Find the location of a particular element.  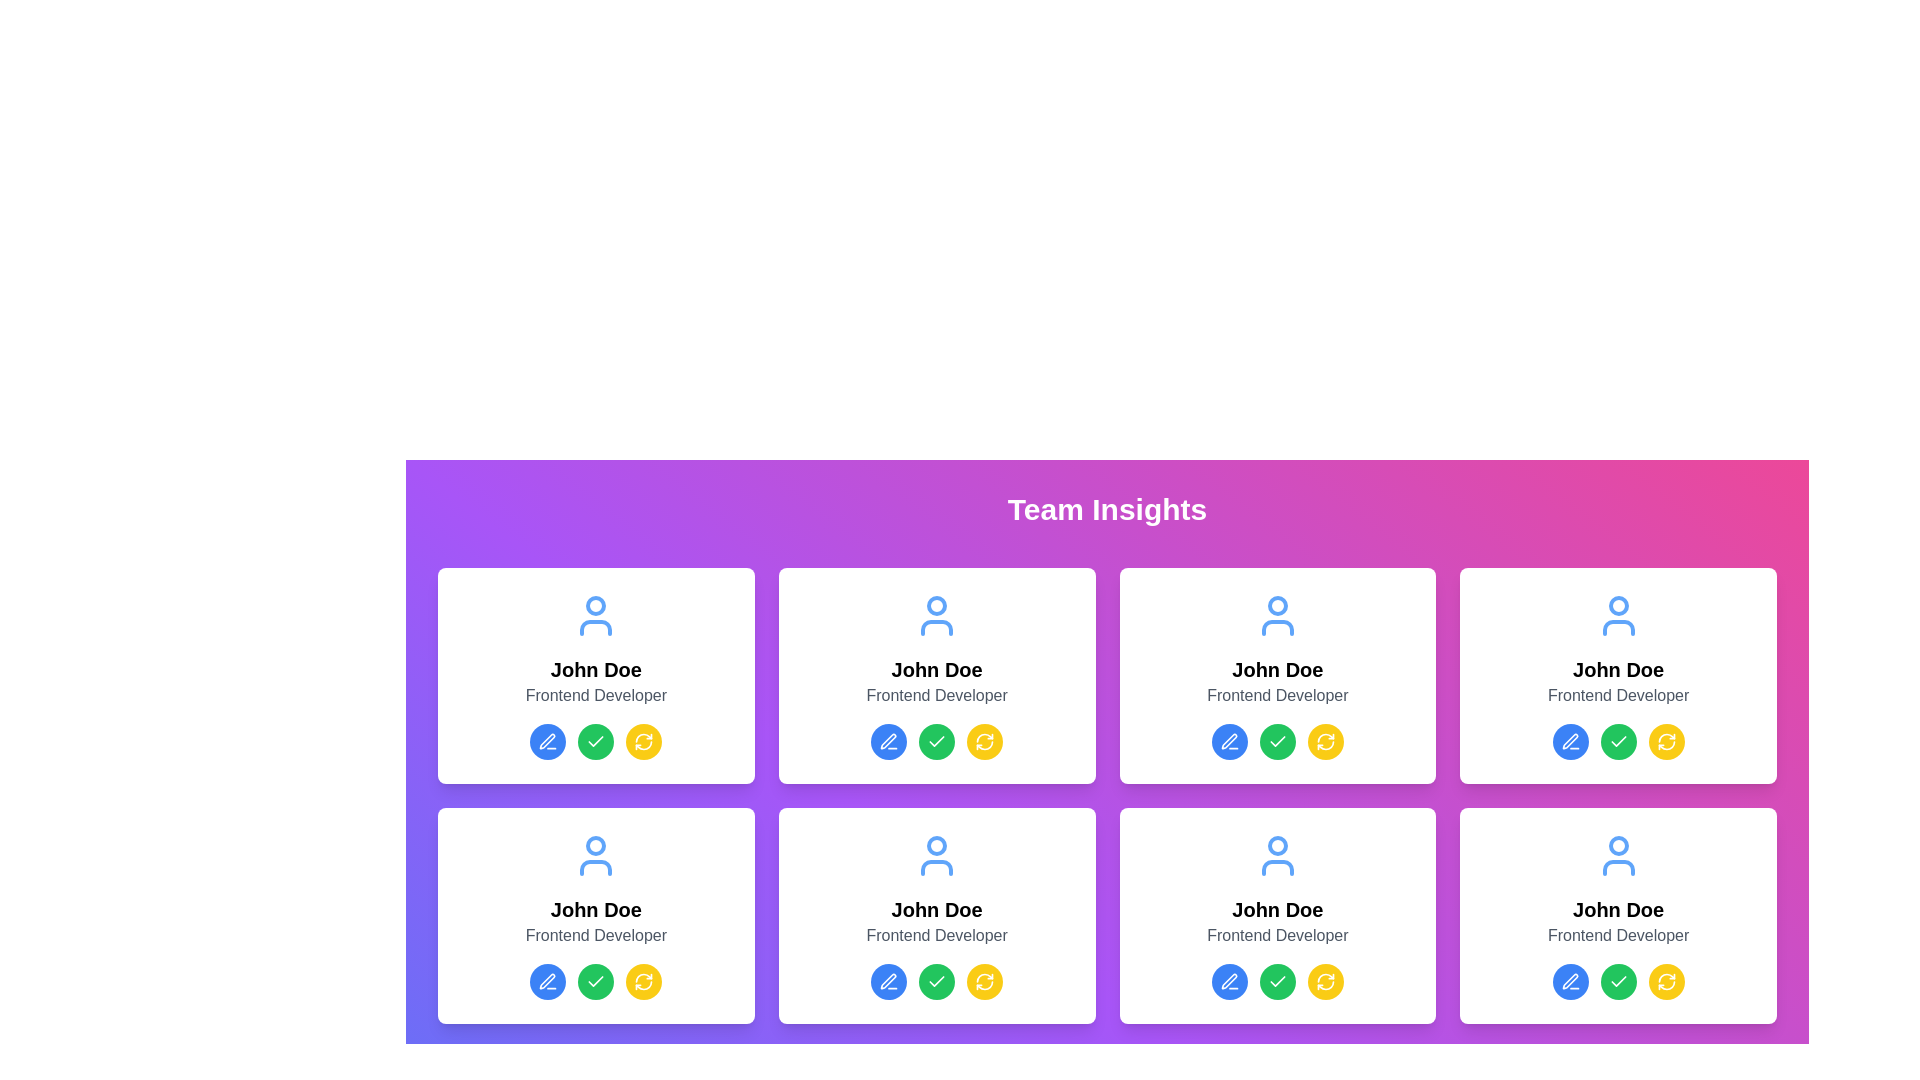

the text label that identifies the associated individual in the second row, first column of the user cards grid is located at coordinates (595, 910).